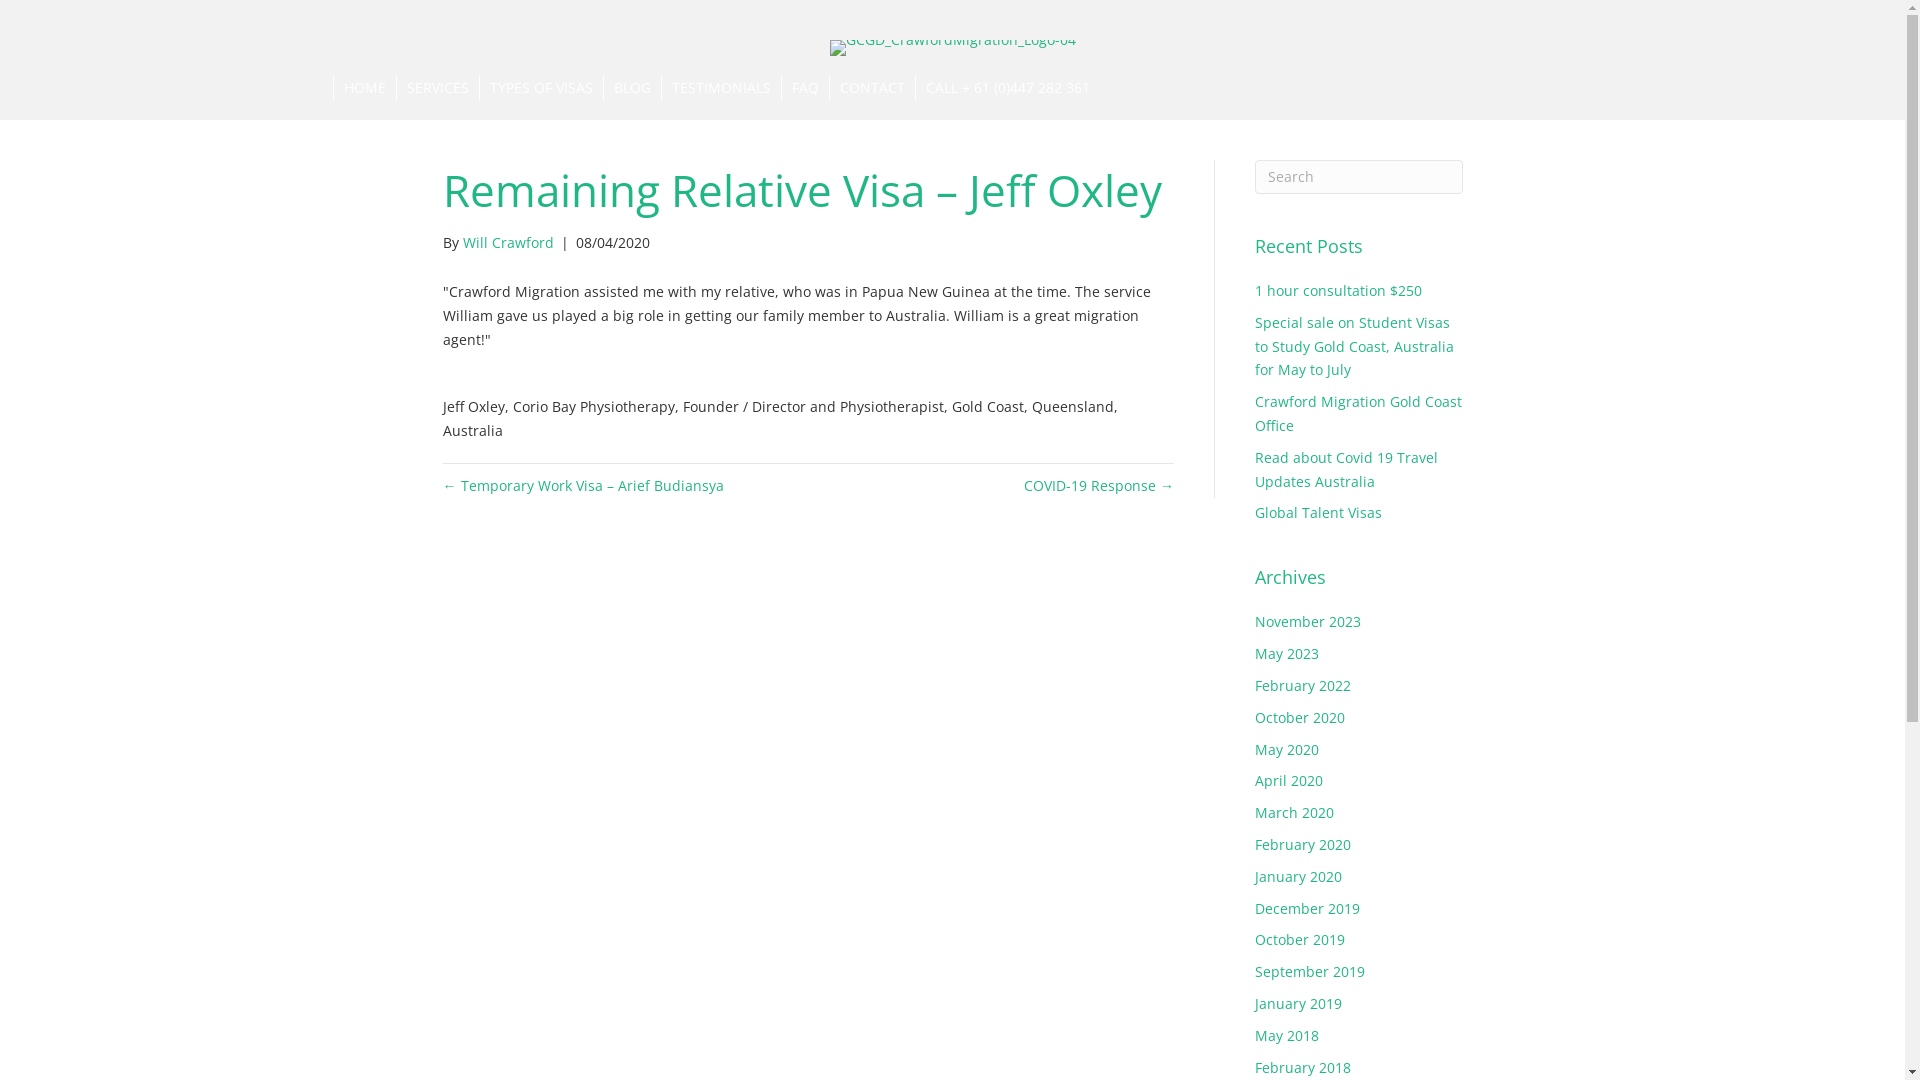 The height and width of the screenshot is (1080, 1920). What do you see at coordinates (870, 87) in the screenshot?
I see `'CONTACT'` at bounding box center [870, 87].